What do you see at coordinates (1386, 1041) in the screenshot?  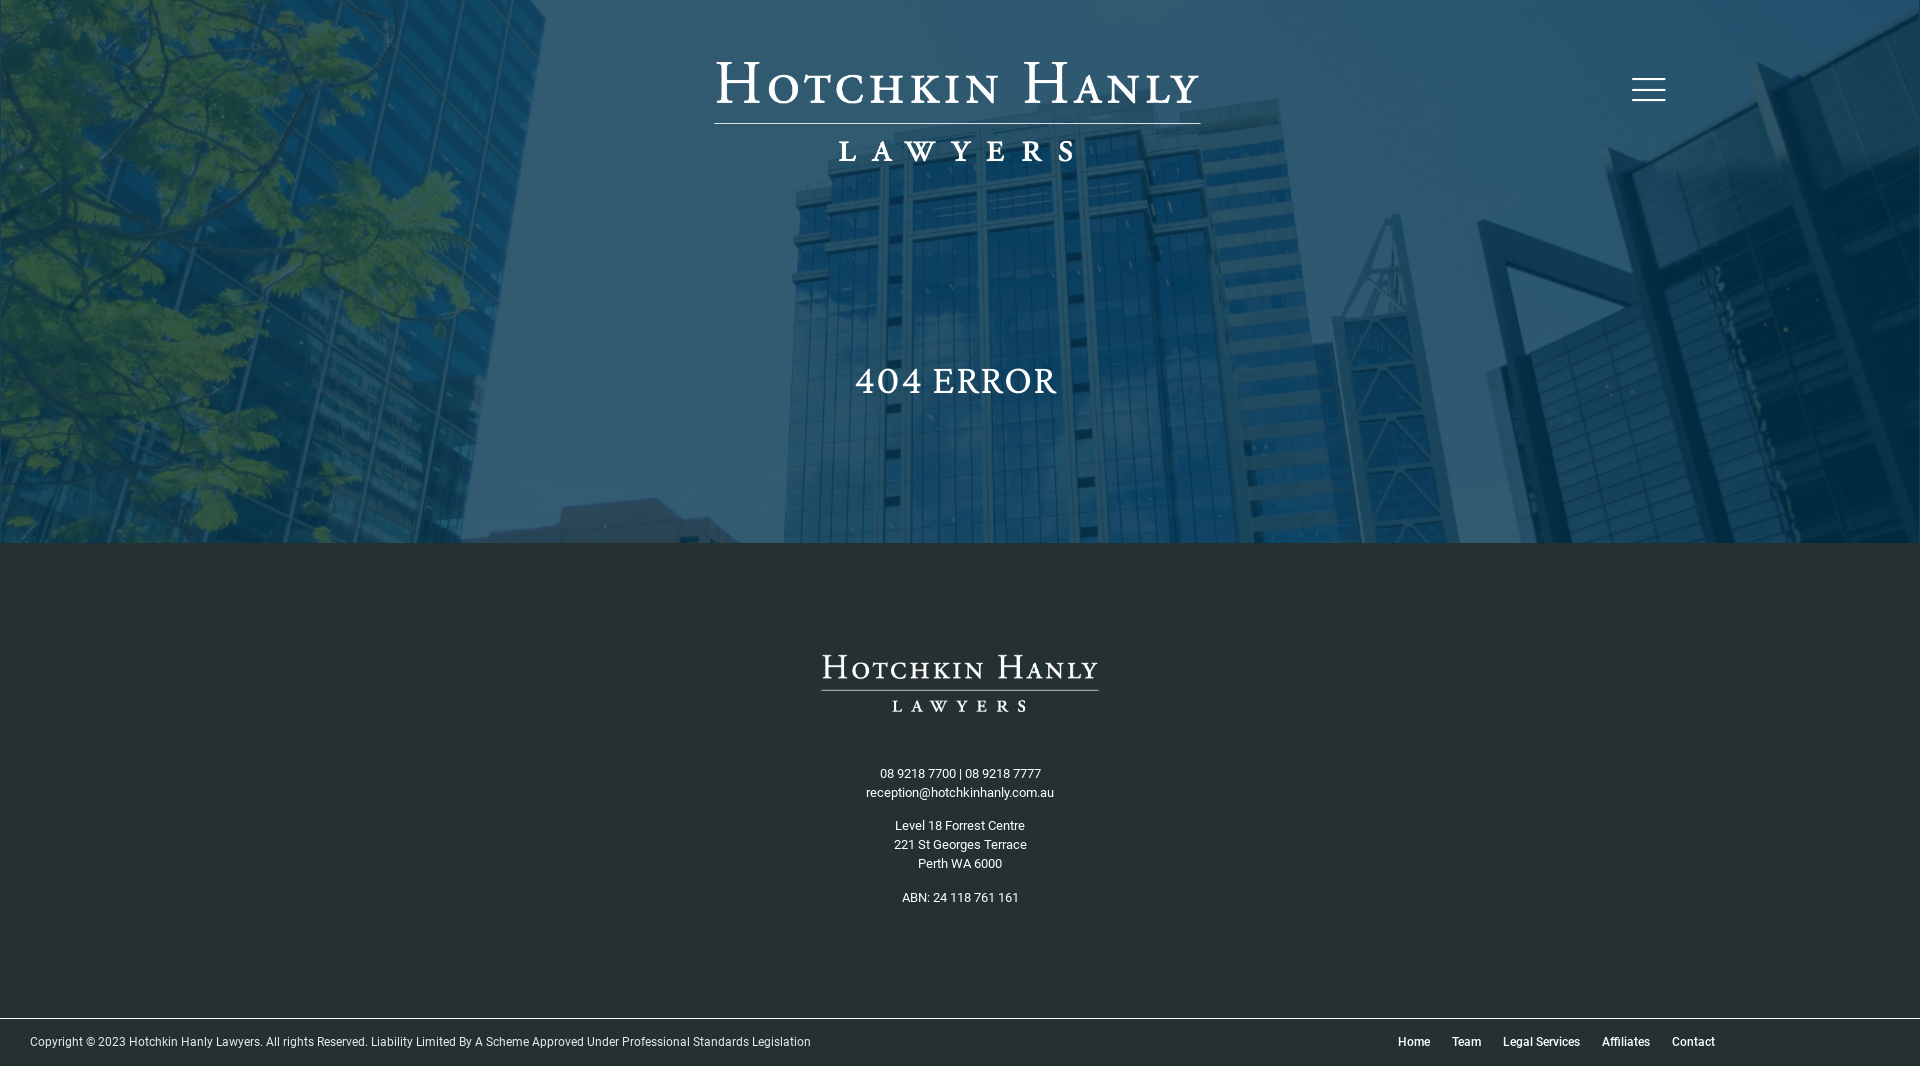 I see `'Home'` at bounding box center [1386, 1041].